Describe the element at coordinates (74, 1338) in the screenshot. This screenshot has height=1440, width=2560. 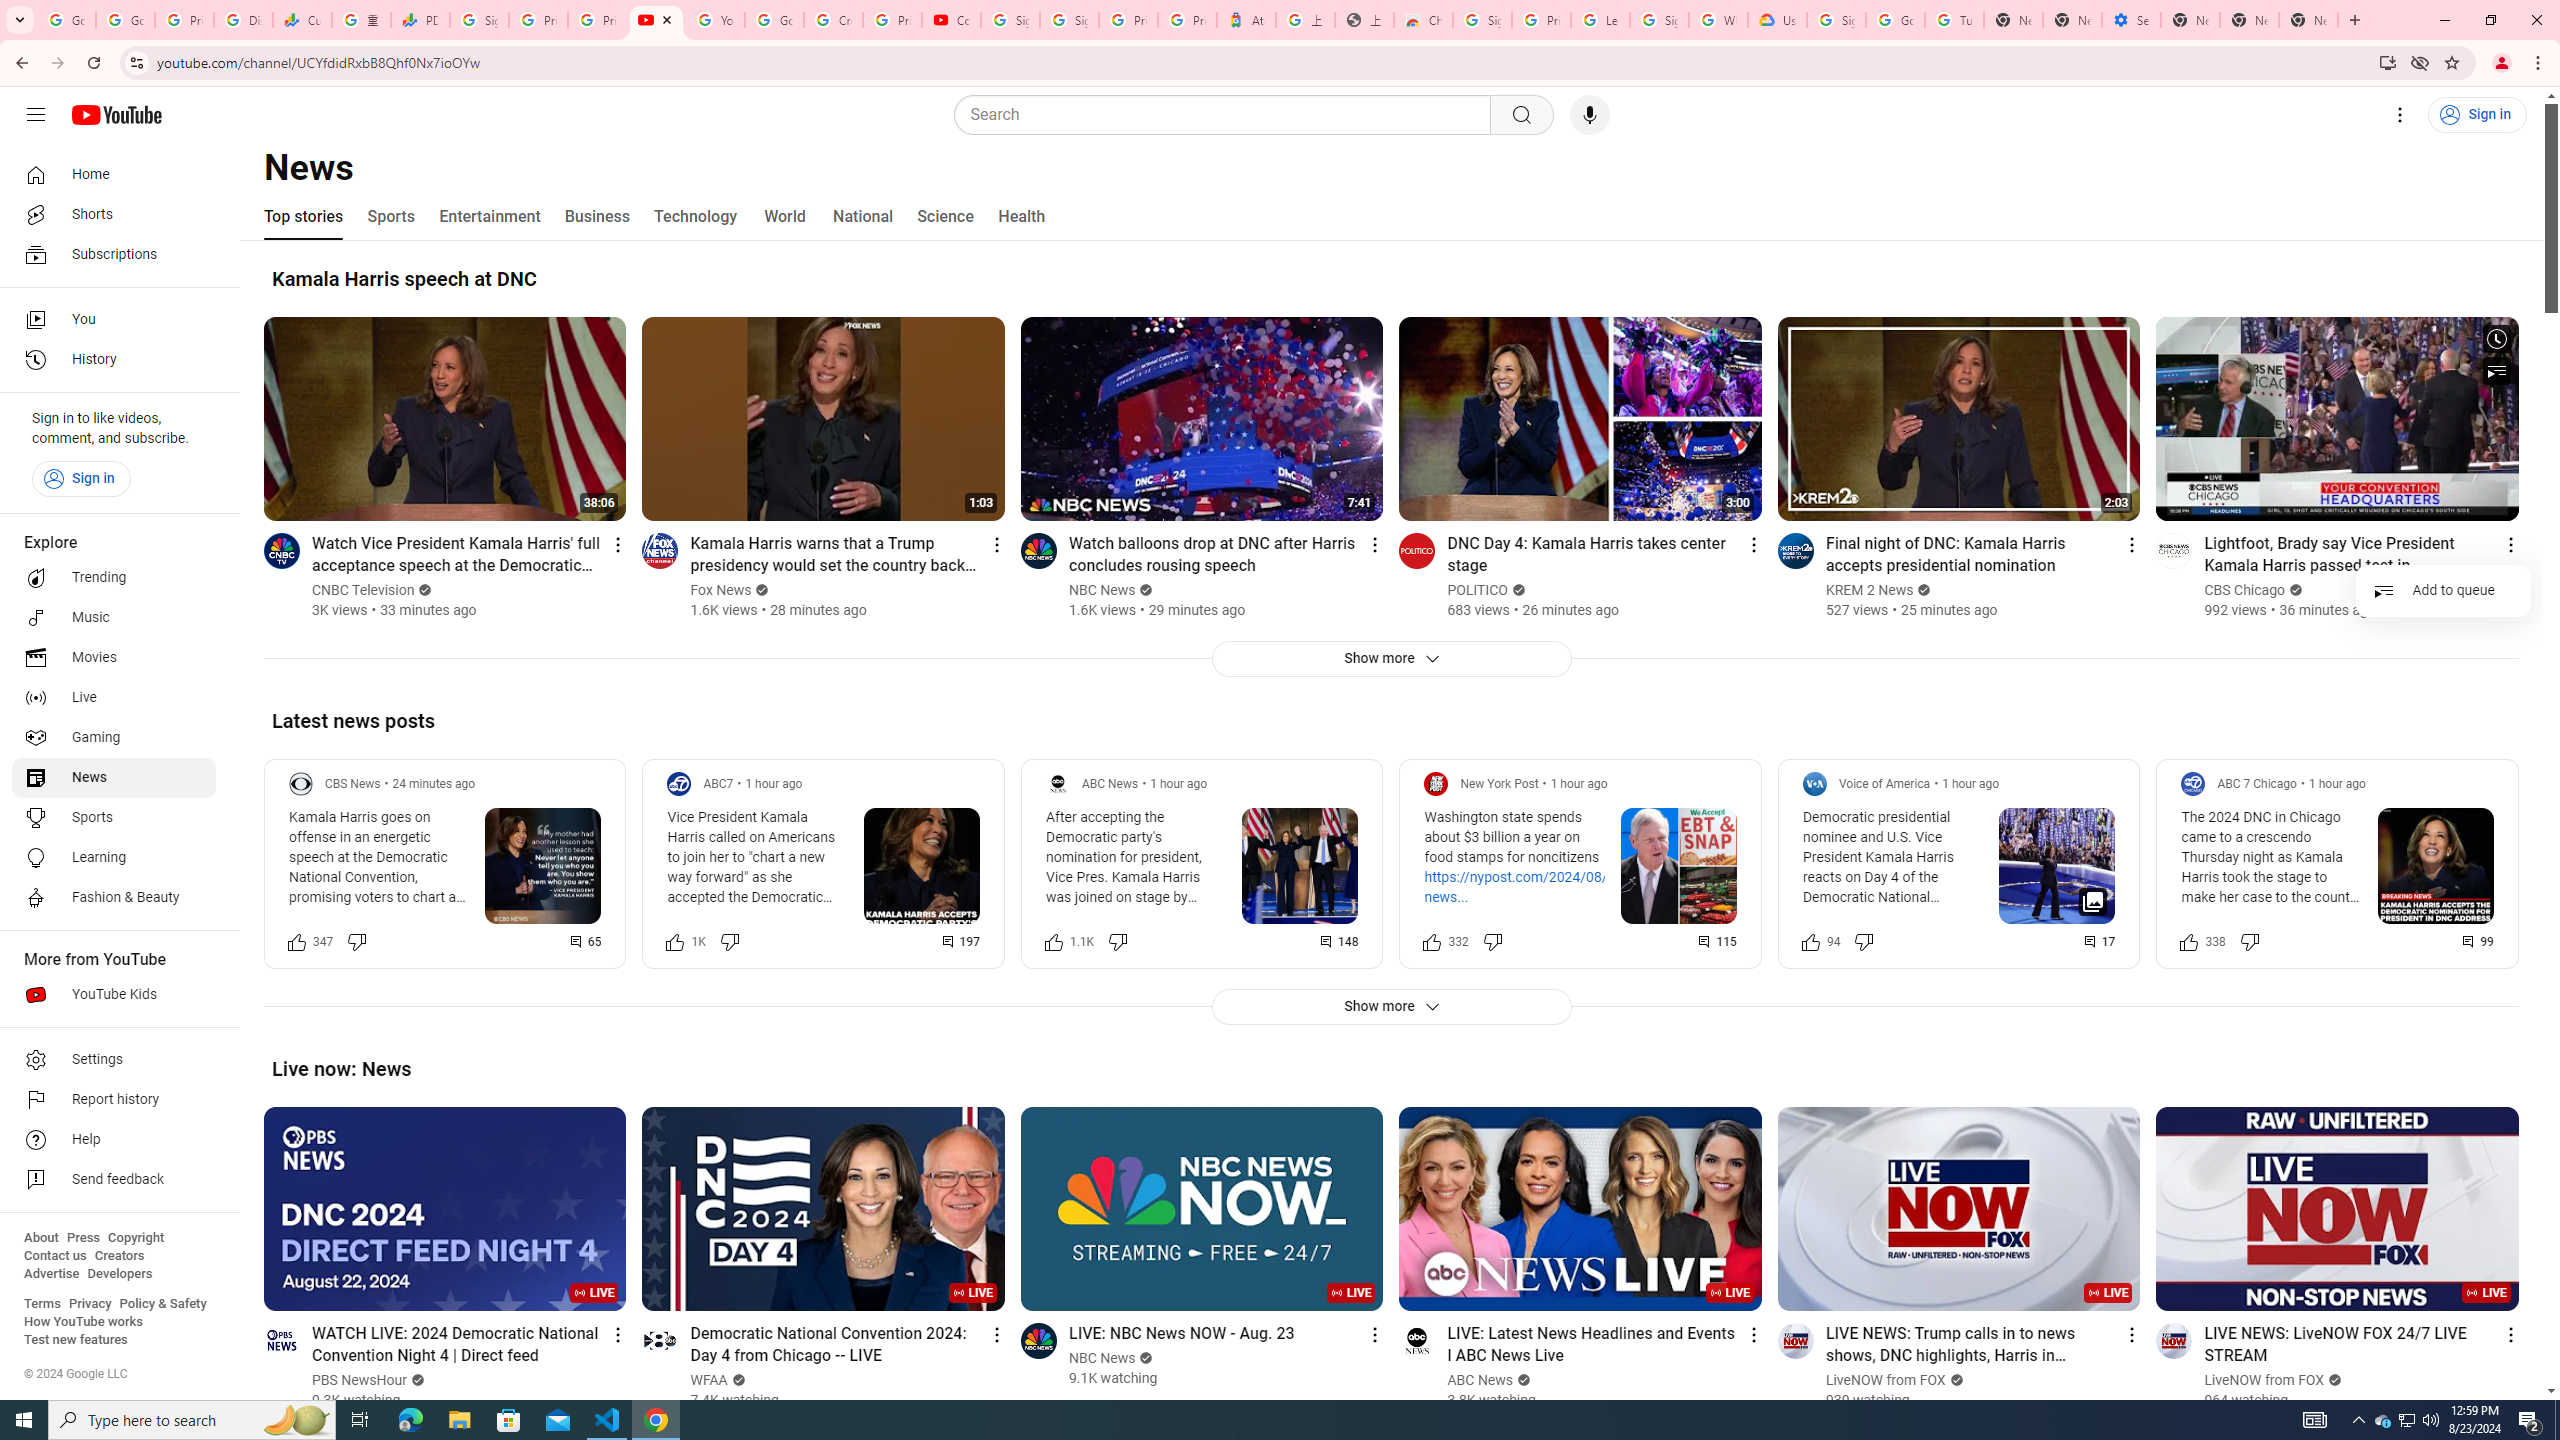
I see `'Test new features'` at that location.